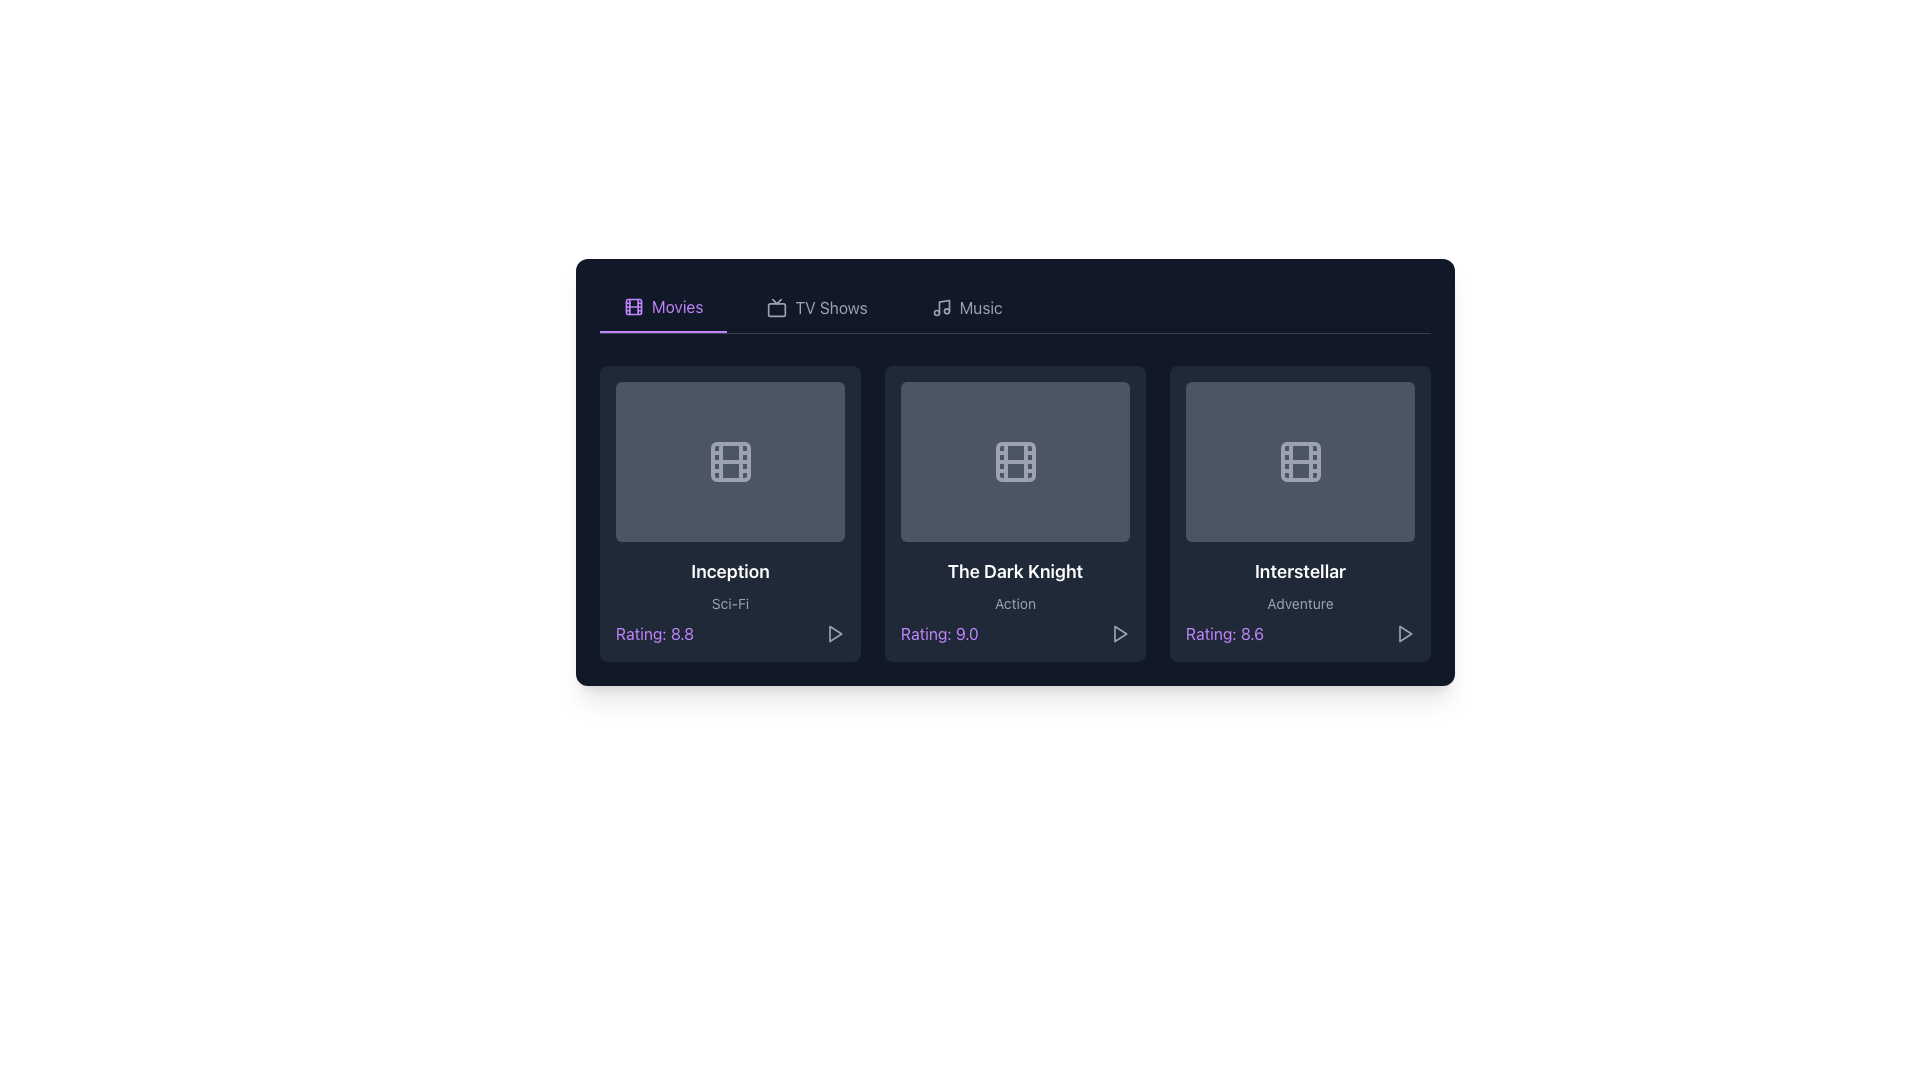  I want to click on the 'Movies', 'TV Shows', and 'Music' options in the horizontal navigation menu, so click(1015, 308).